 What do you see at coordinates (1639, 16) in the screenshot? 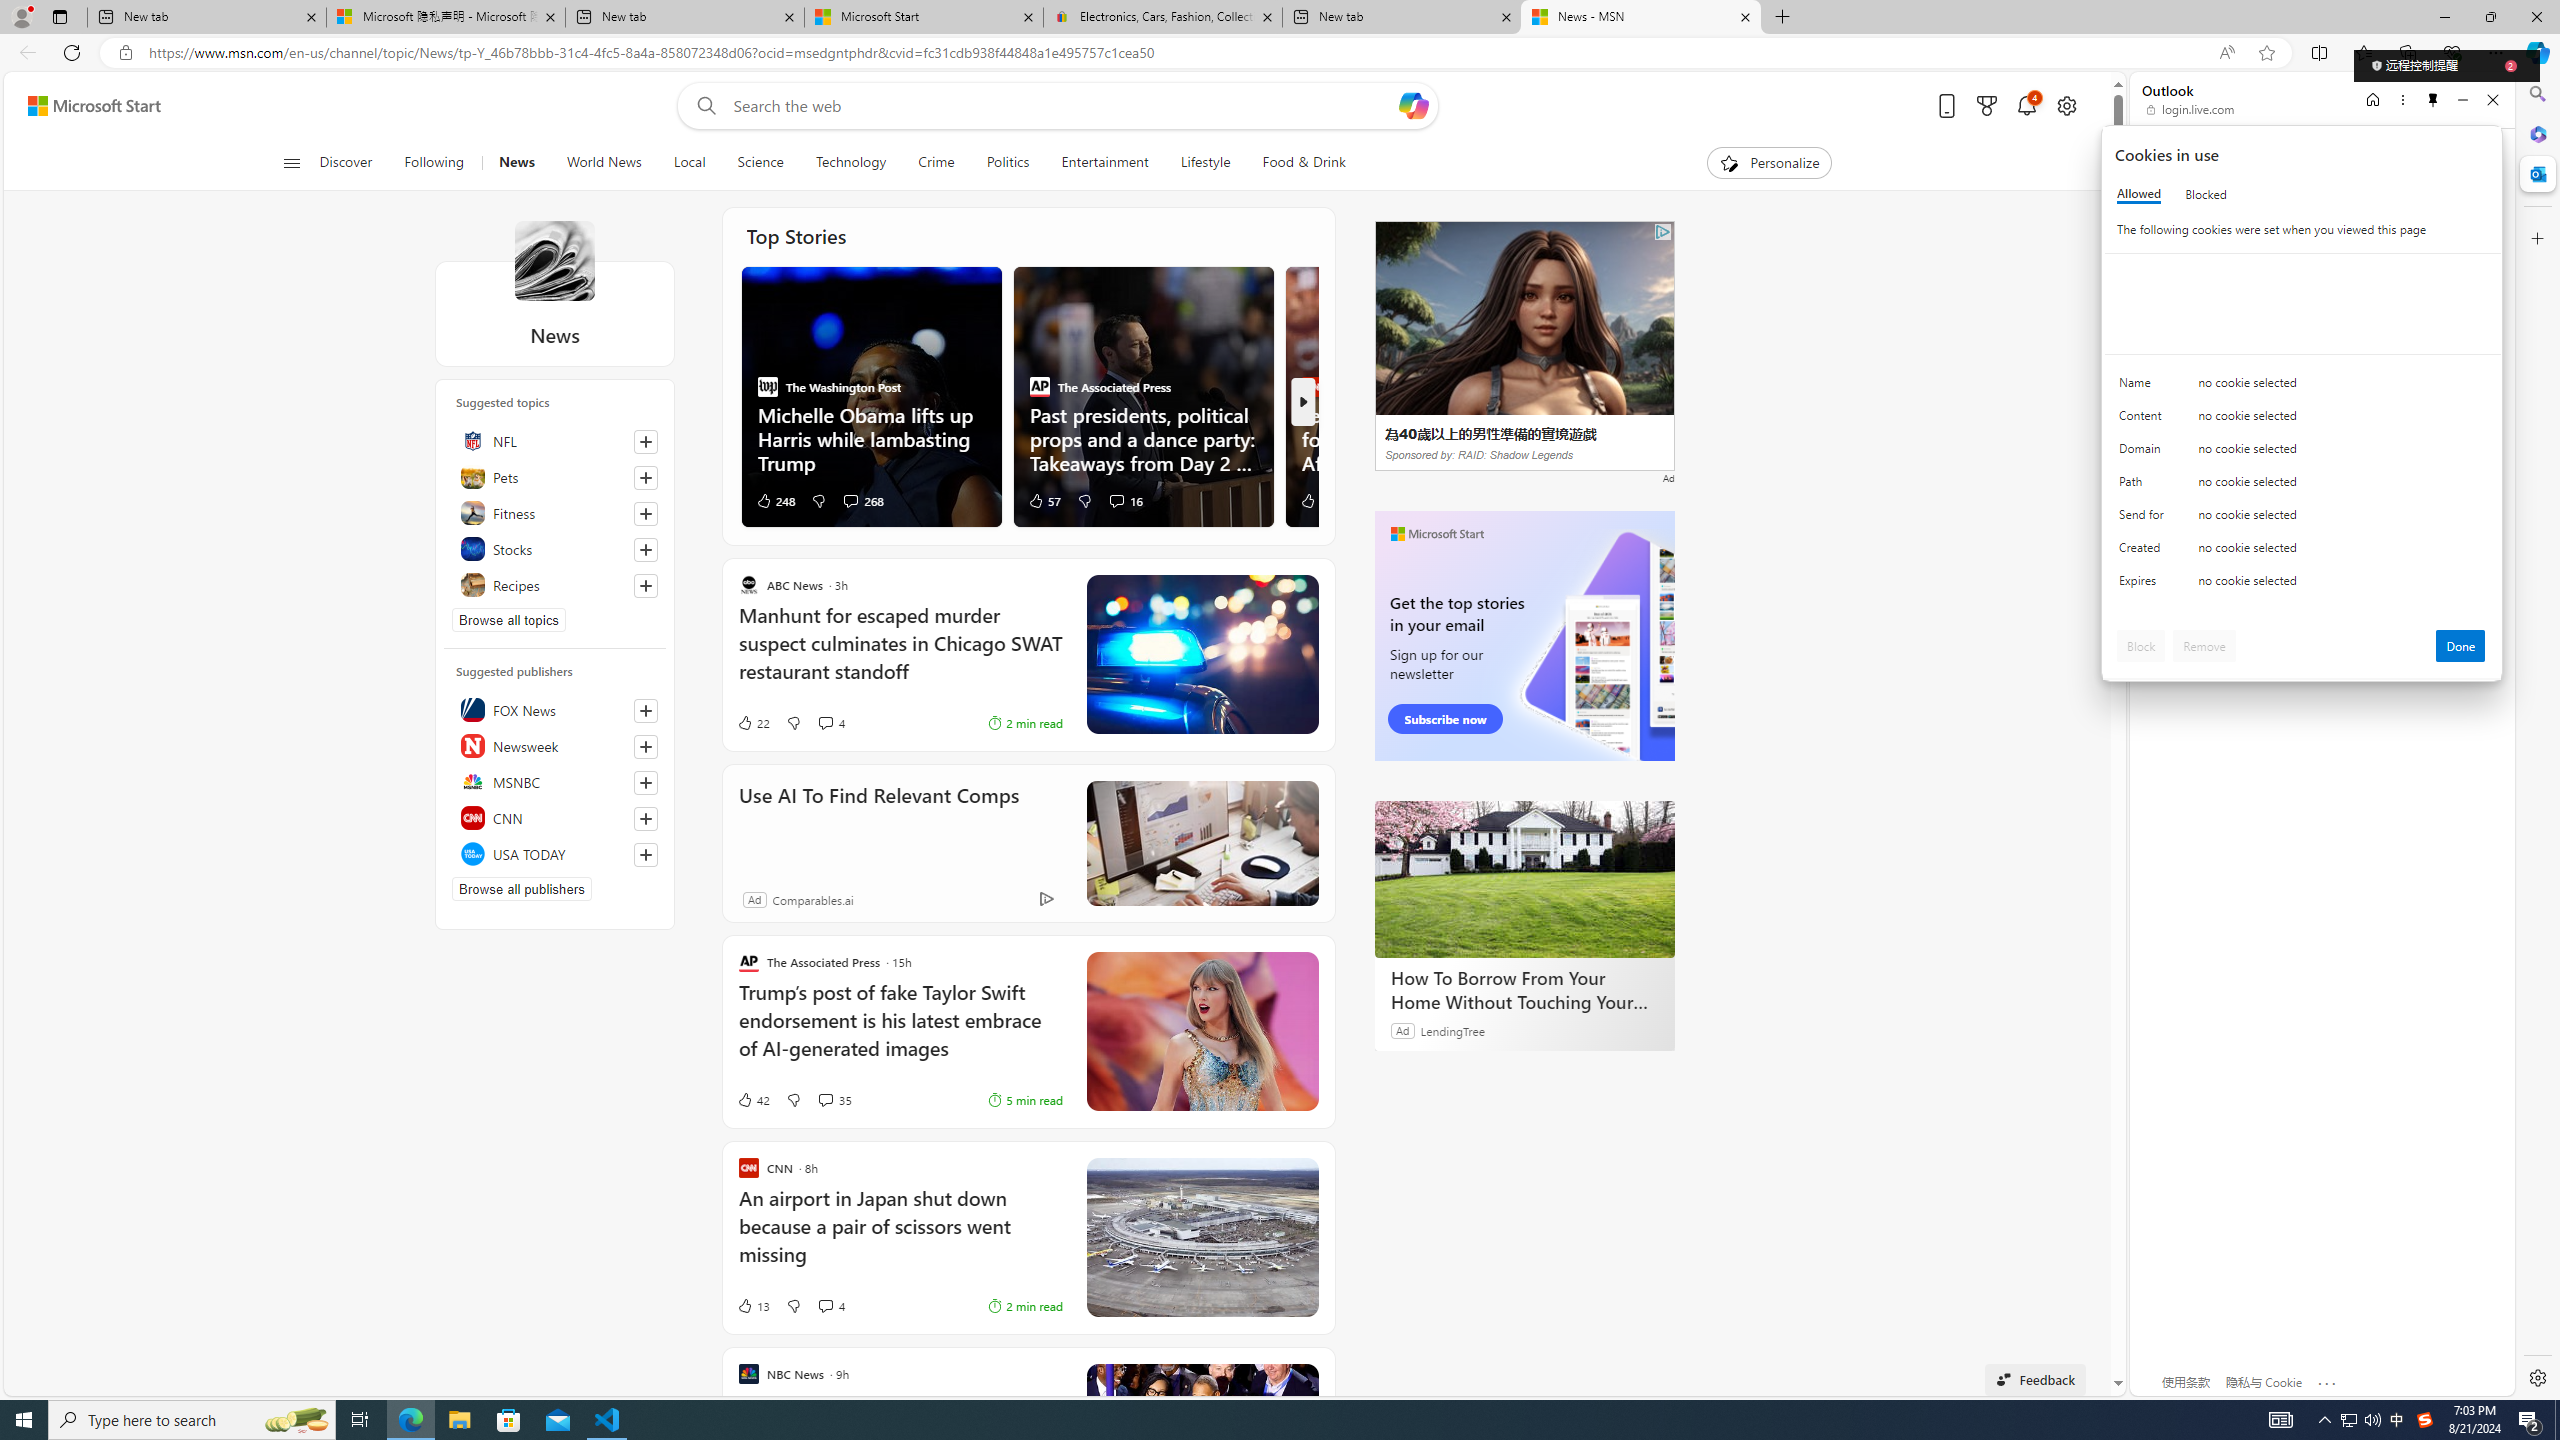
I see `'News - MSN'` at bounding box center [1639, 16].